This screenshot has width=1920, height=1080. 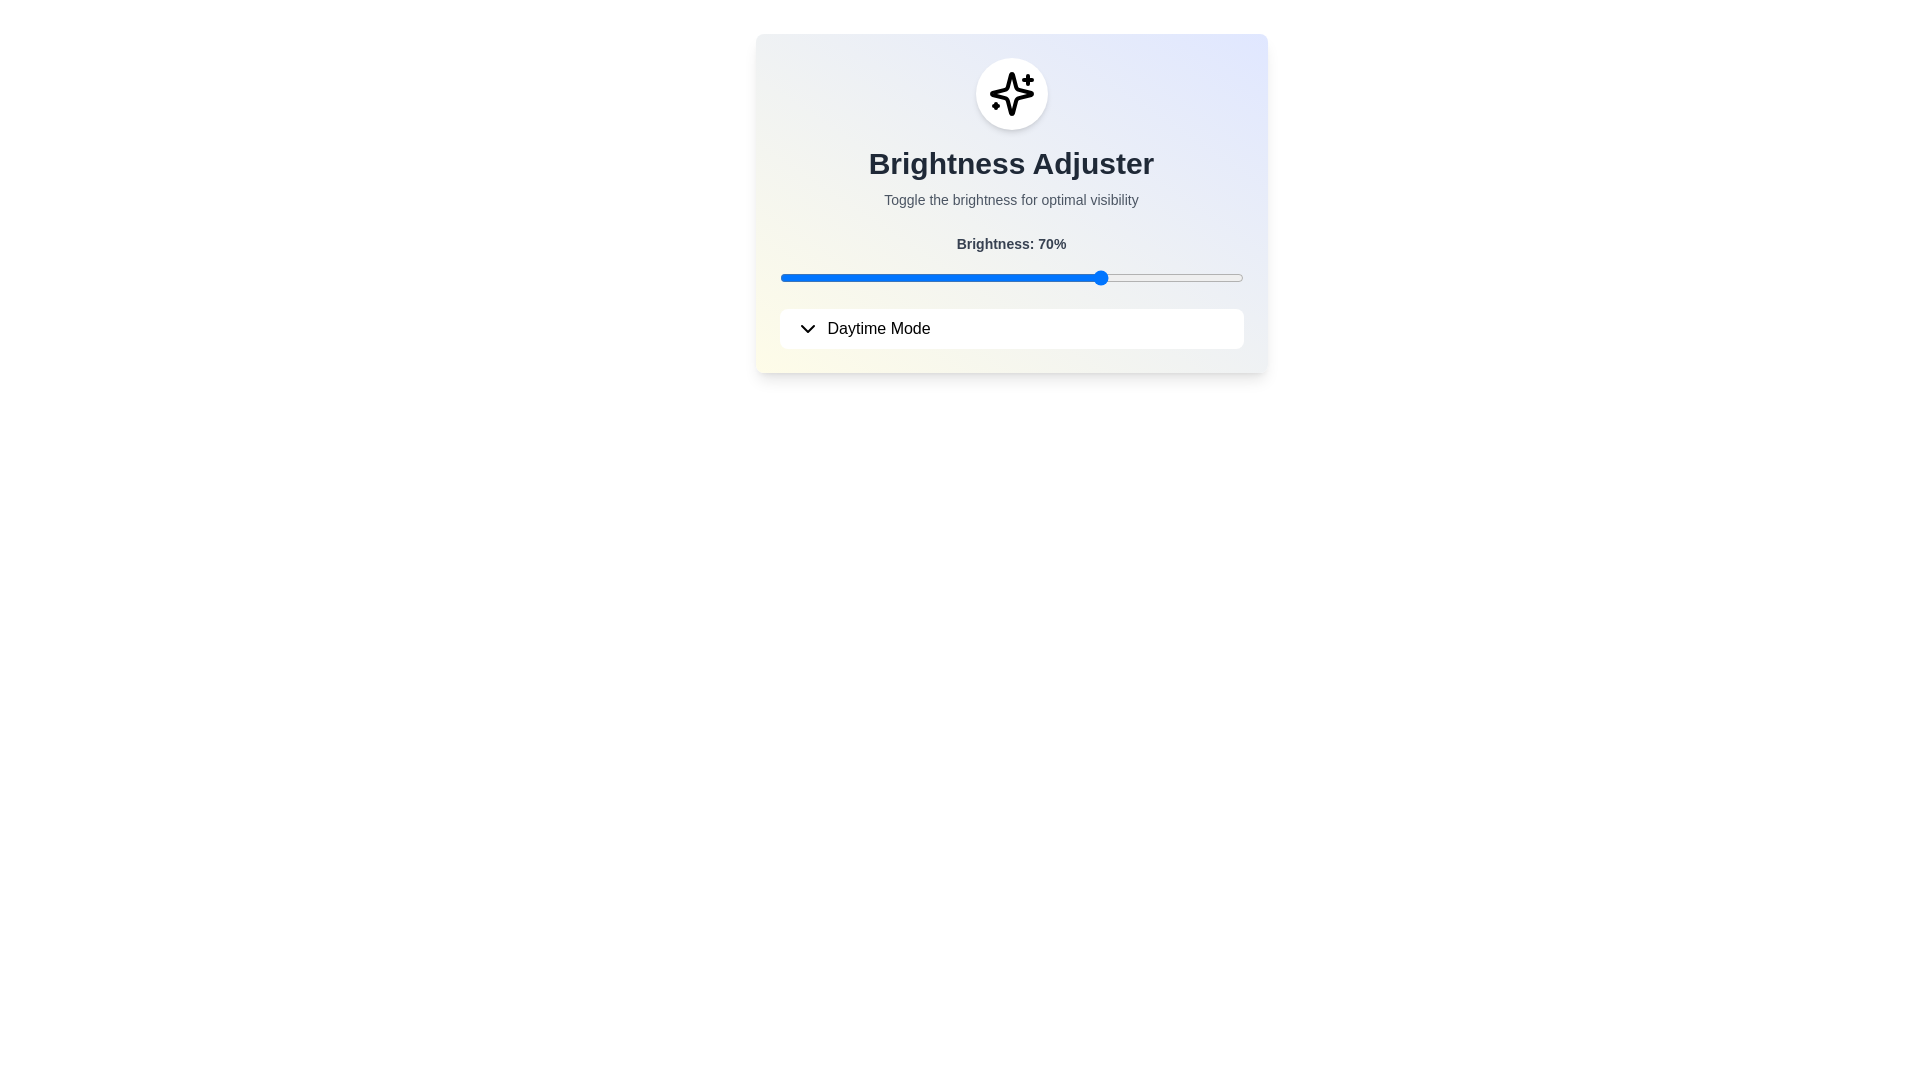 What do you see at coordinates (1107, 277) in the screenshot?
I see `the brightness slider to 71%` at bounding box center [1107, 277].